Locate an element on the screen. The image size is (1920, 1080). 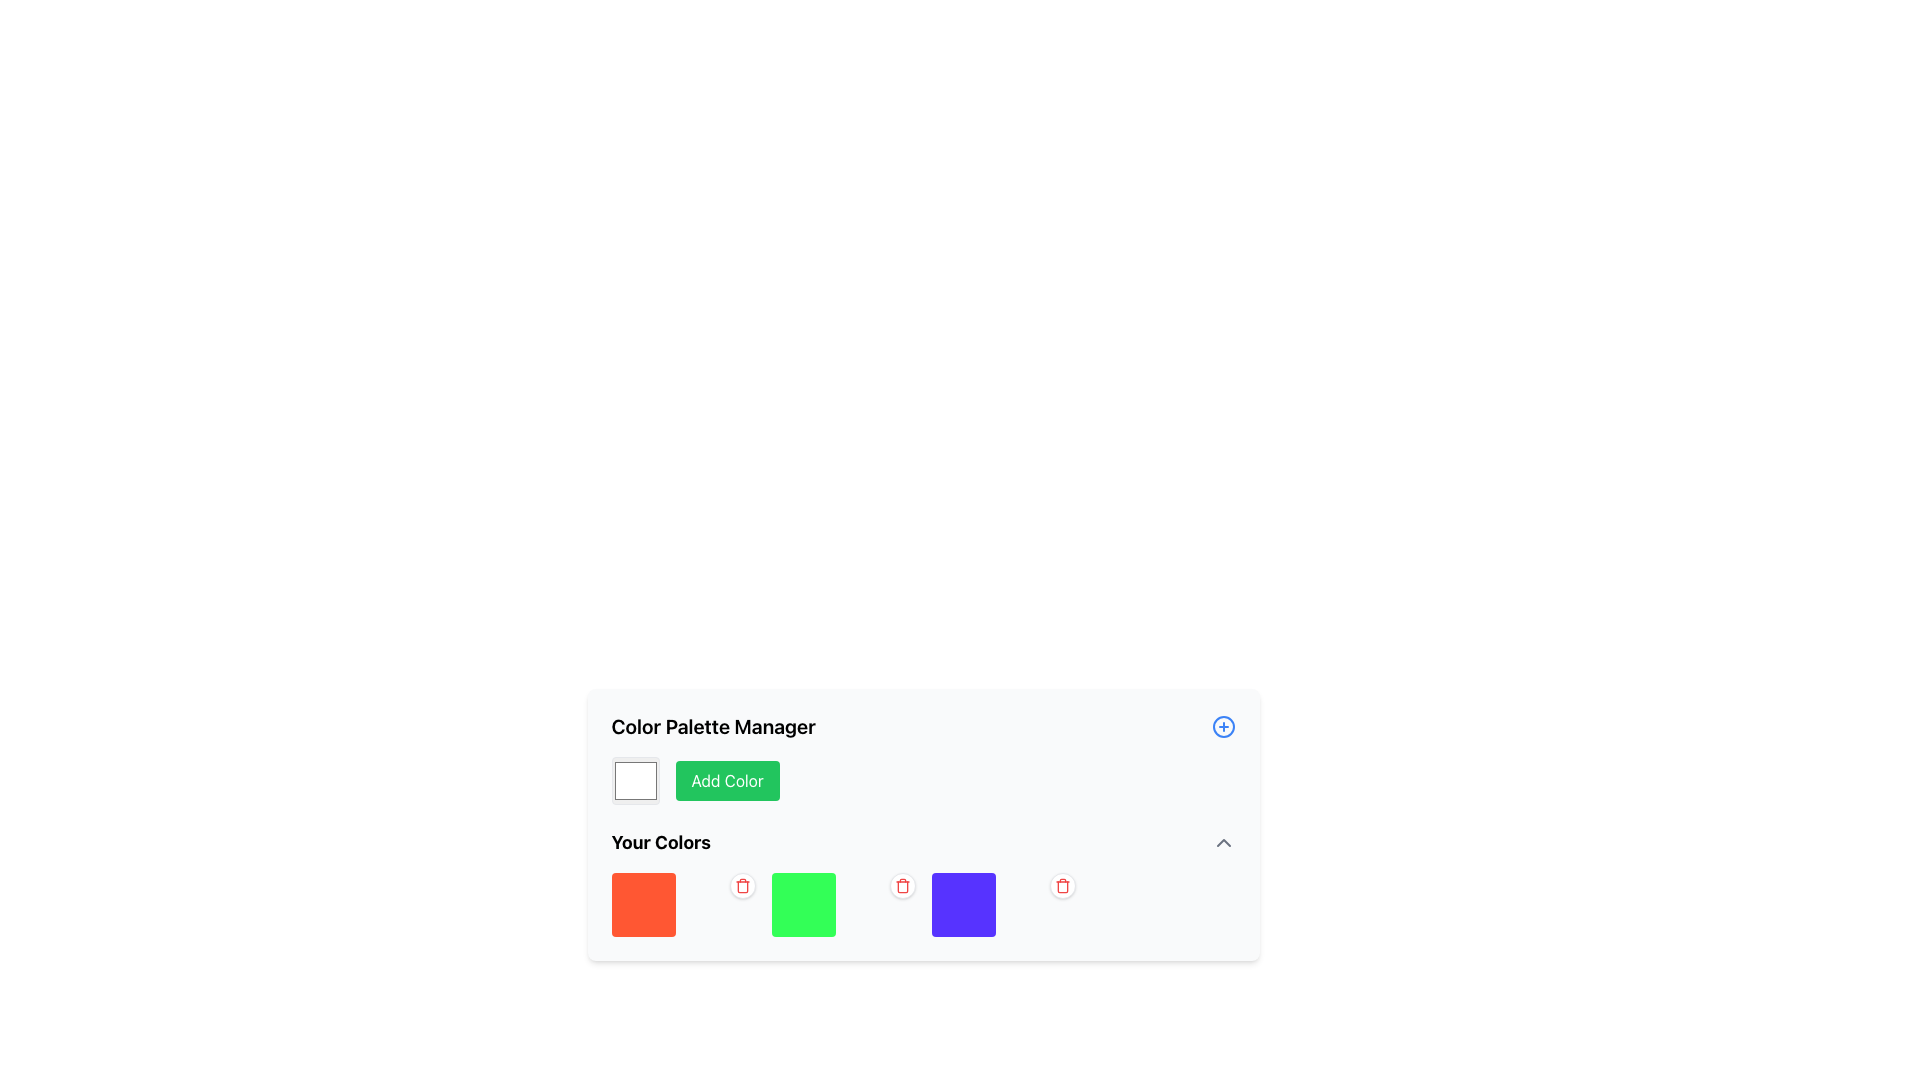
the upward-pointing chevron icon with a gray outline, located to the right of the text 'Your Colors' is located at coordinates (1222, 843).